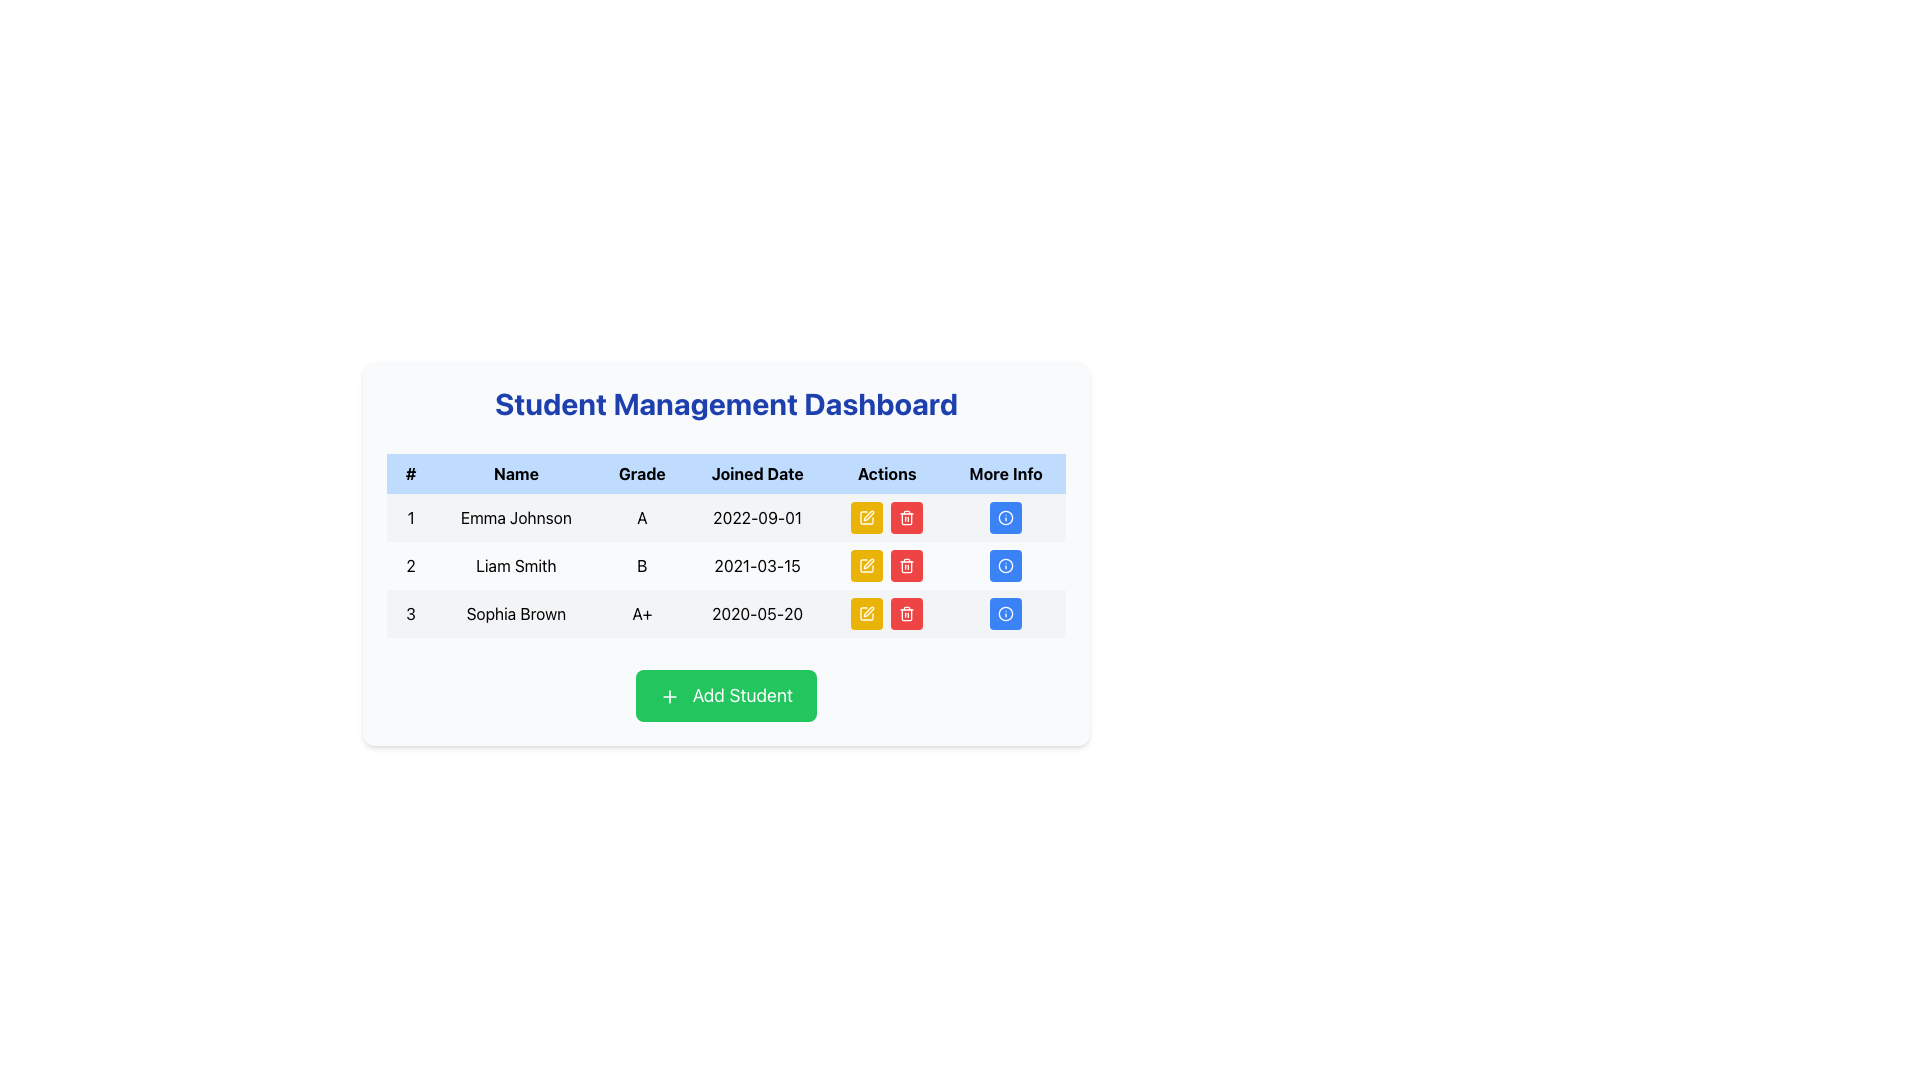 Image resolution: width=1920 pixels, height=1080 pixels. I want to click on the Static Text element displaying the number '2' located in the second row of the table under the column labeled '#', so click(410, 566).